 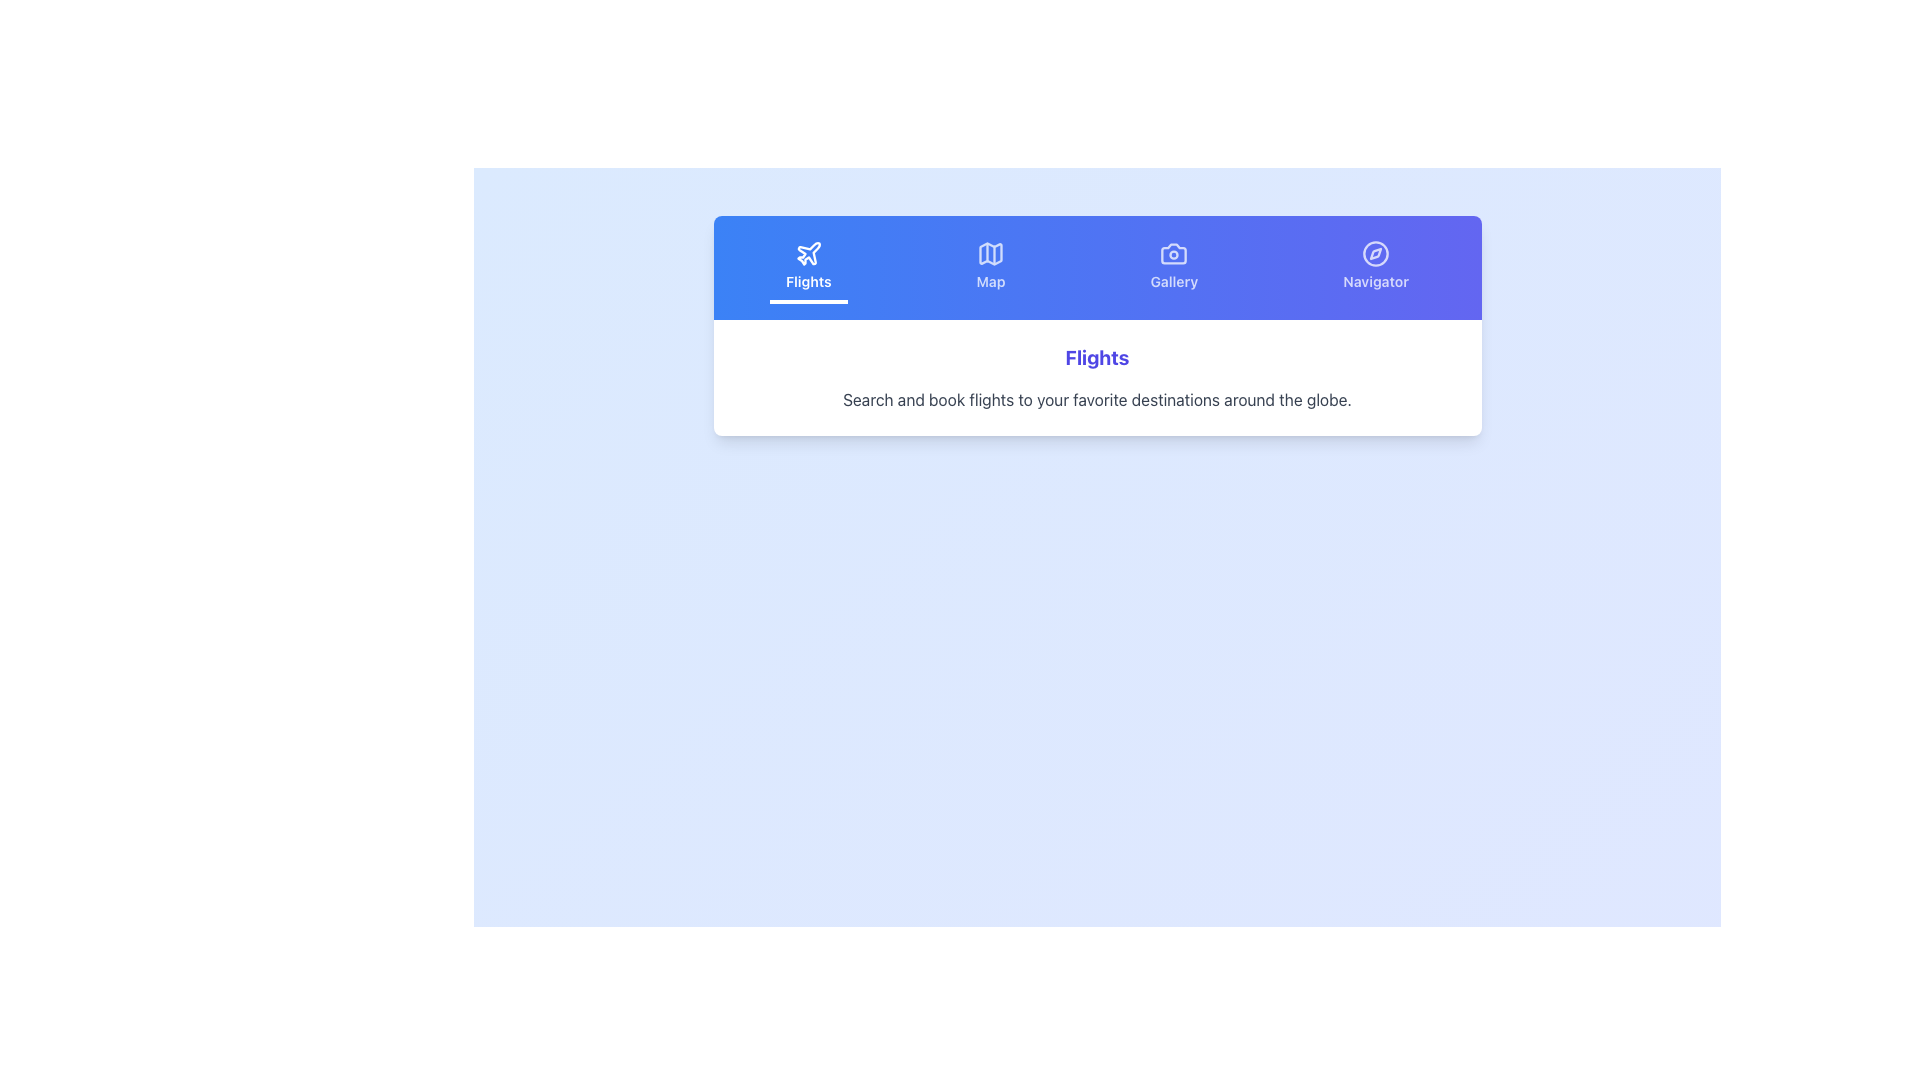 I want to click on the 'Map' button on the Navigation bar, which features a gradient color and is positioned at the upper portion of the interface, so click(x=1096, y=266).